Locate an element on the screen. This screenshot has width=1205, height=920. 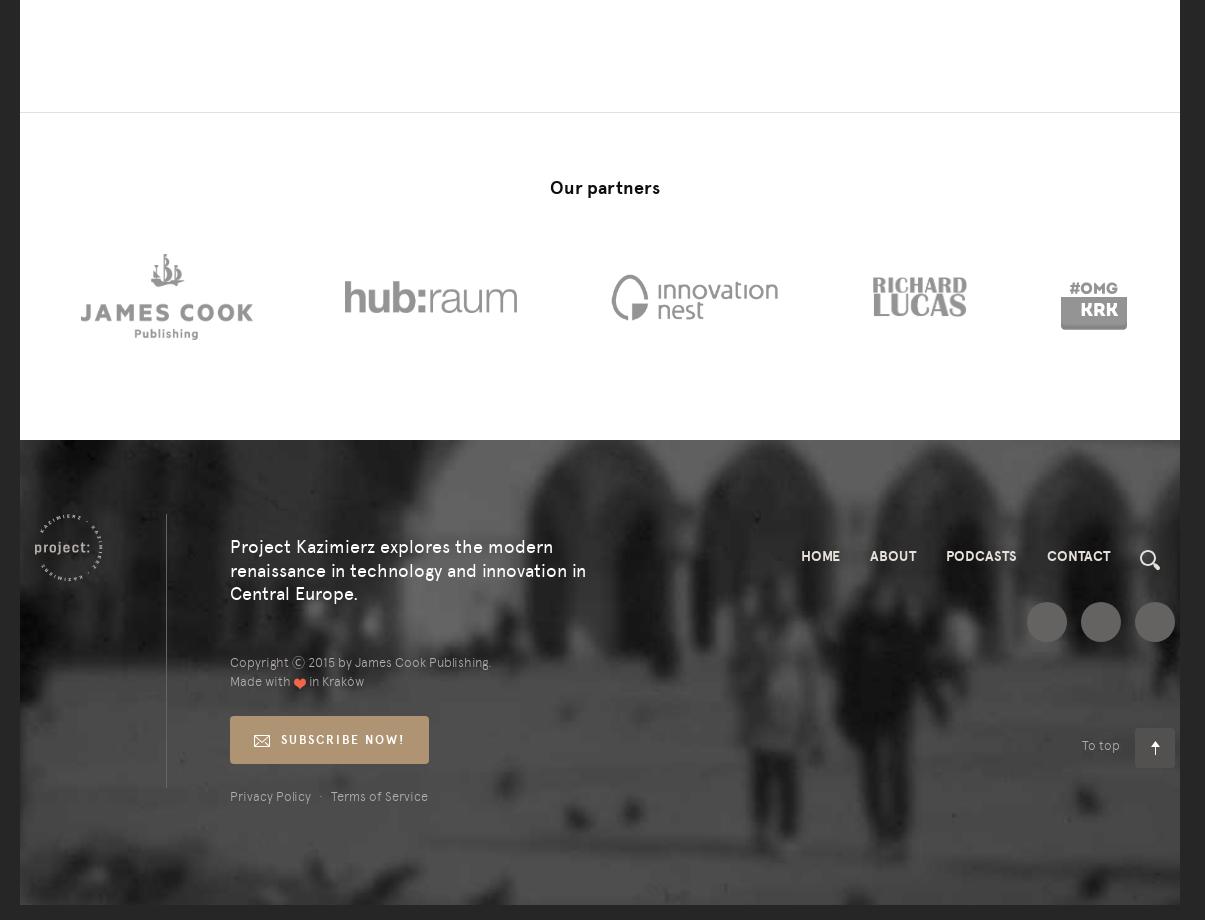
'sam:' is located at coordinates (173, 194).